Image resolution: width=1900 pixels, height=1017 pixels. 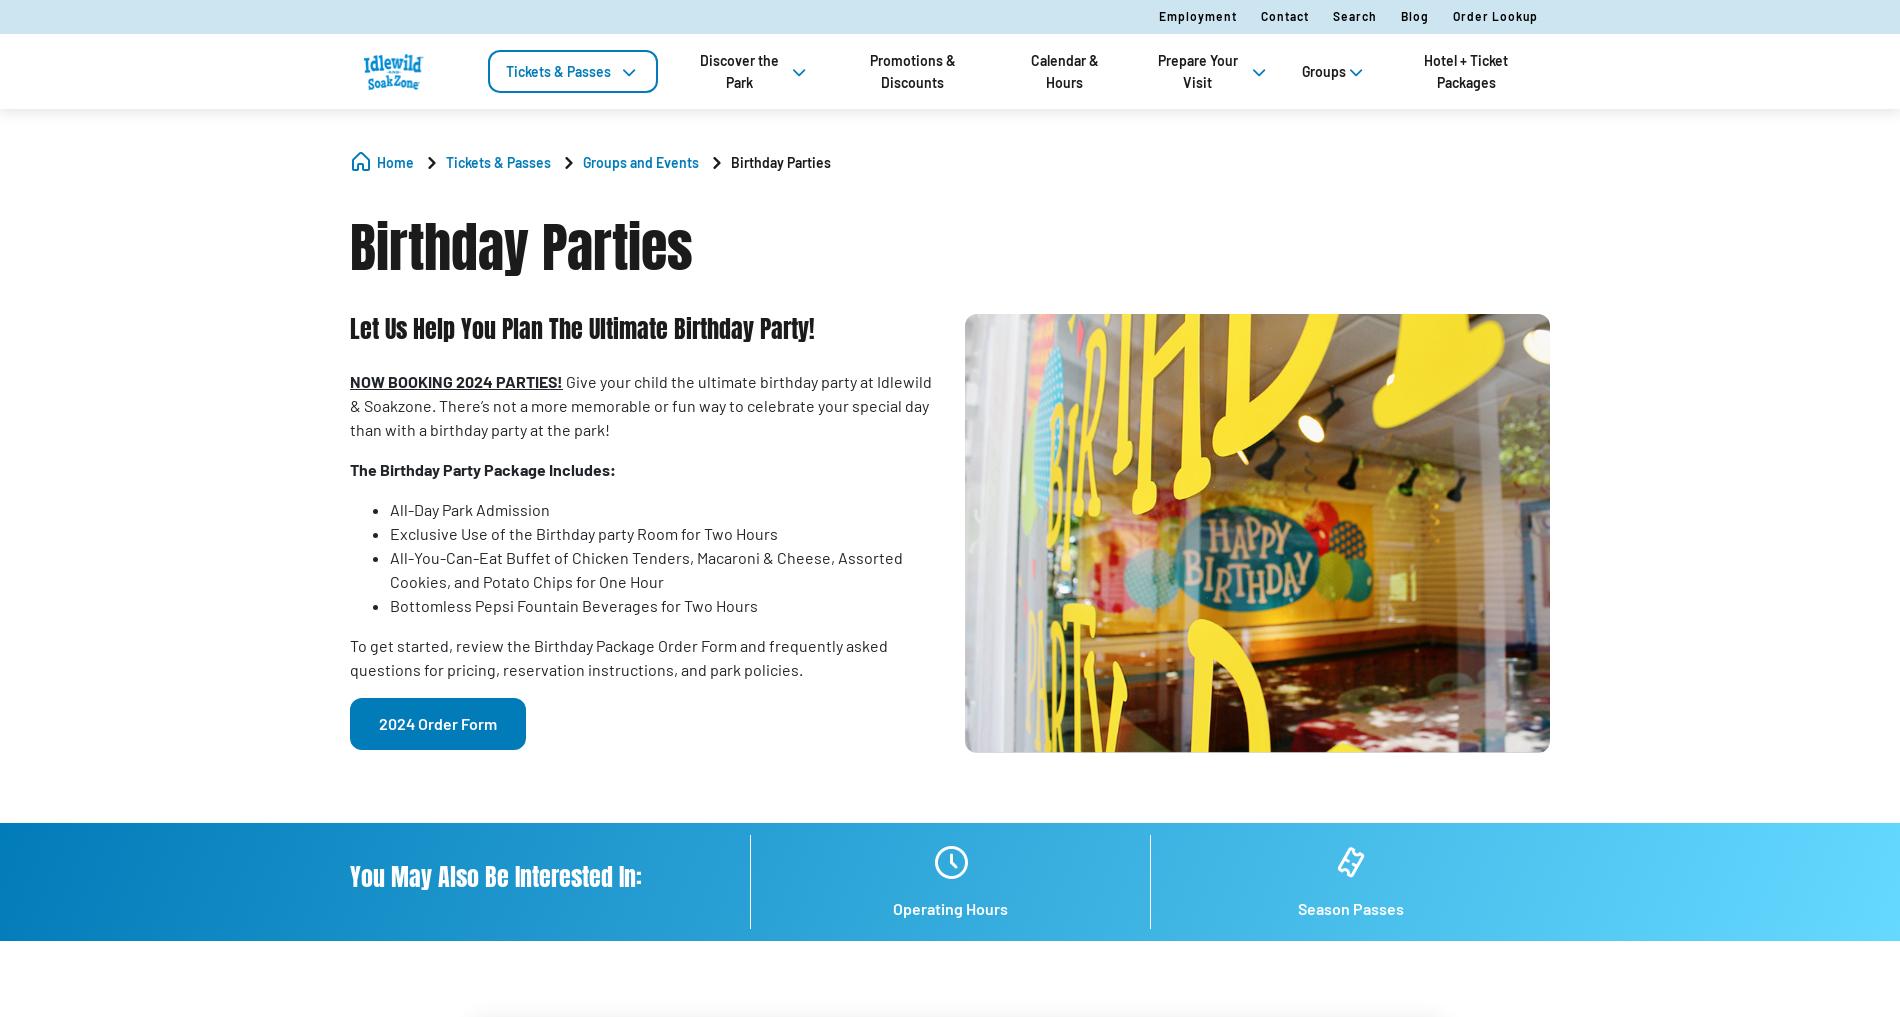 What do you see at coordinates (436, 721) in the screenshot?
I see `'2024 Order Form'` at bounding box center [436, 721].